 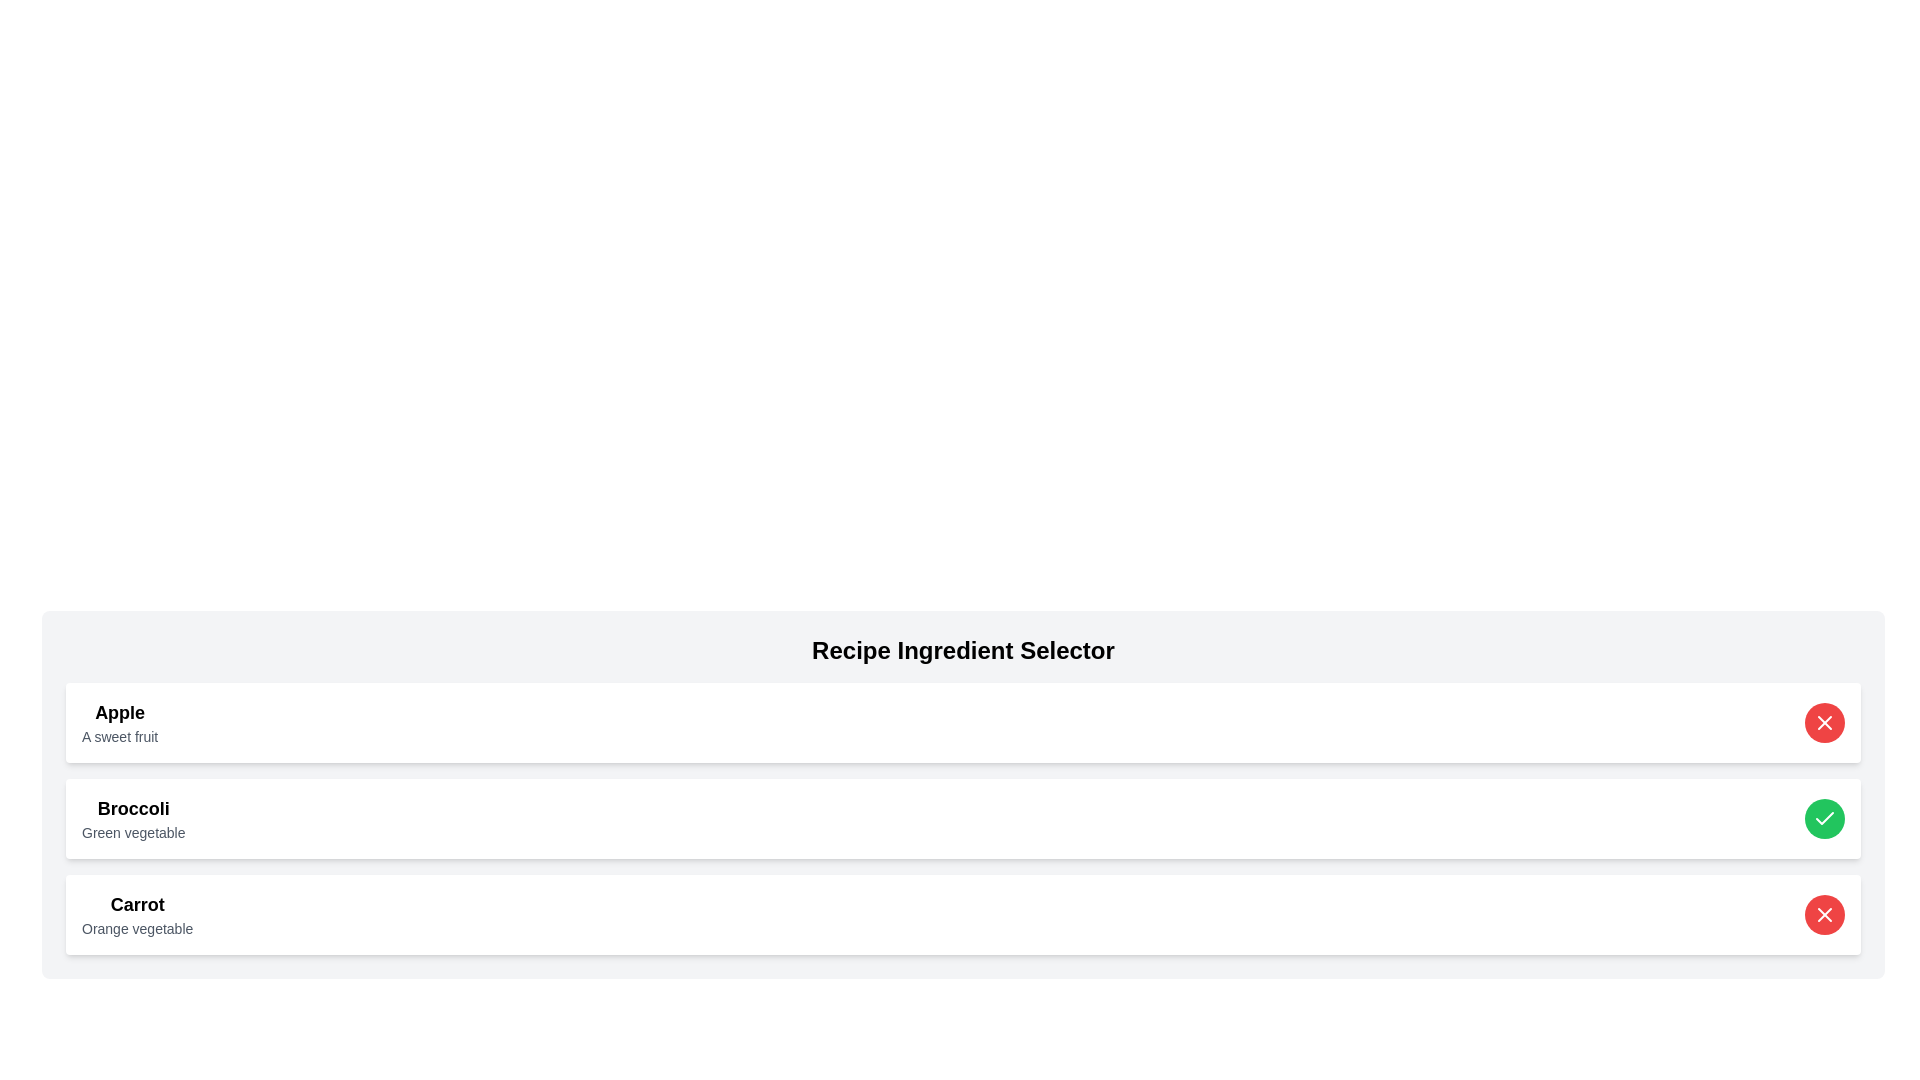 I want to click on the 'Carrot' ingredient information text, which is the third item in the 'Recipe Ingredient Selector' list, positioned below 'Broccoli: Green vegetable', so click(x=136, y=914).